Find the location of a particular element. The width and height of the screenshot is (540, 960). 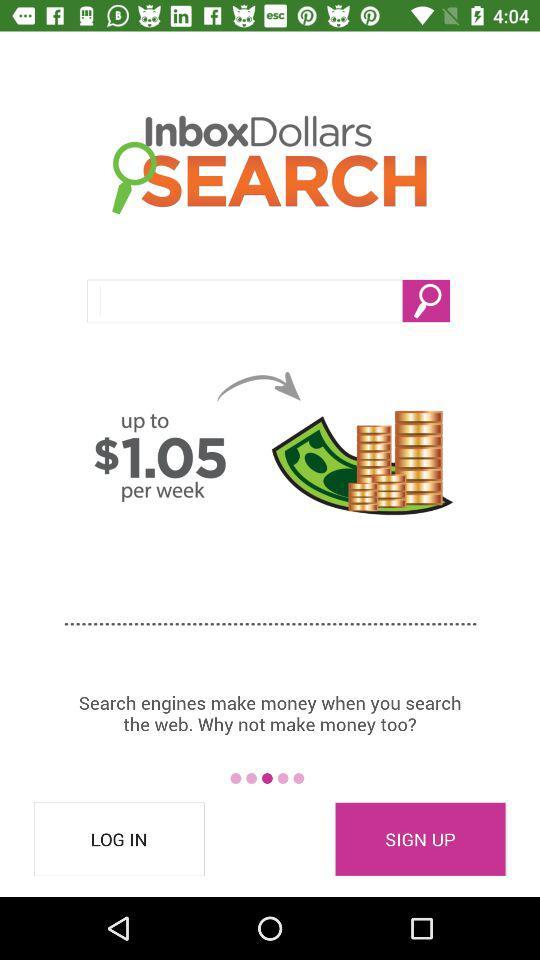

the log in at the bottom left corner is located at coordinates (119, 839).